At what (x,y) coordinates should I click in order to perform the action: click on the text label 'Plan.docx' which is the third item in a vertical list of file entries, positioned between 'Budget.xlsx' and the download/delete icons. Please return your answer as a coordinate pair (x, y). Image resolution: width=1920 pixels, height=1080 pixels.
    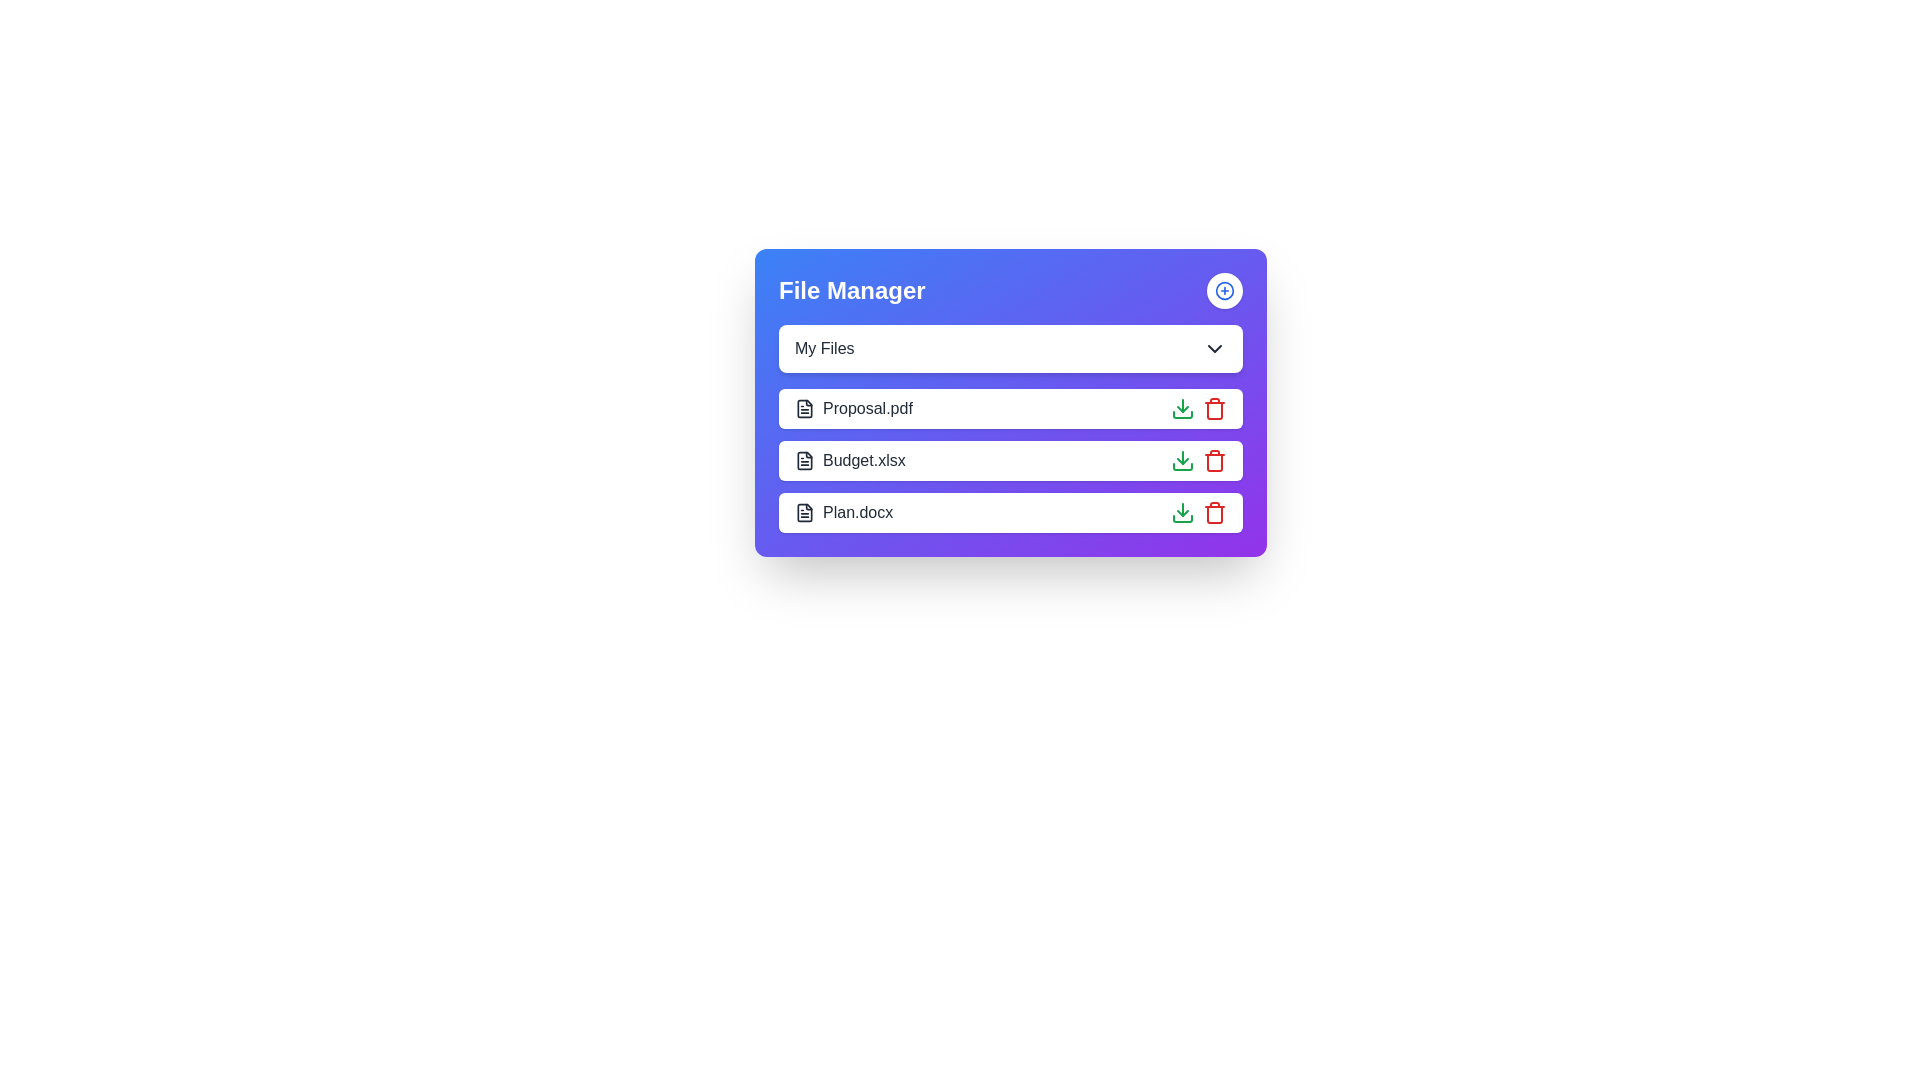
    Looking at the image, I should click on (844, 512).